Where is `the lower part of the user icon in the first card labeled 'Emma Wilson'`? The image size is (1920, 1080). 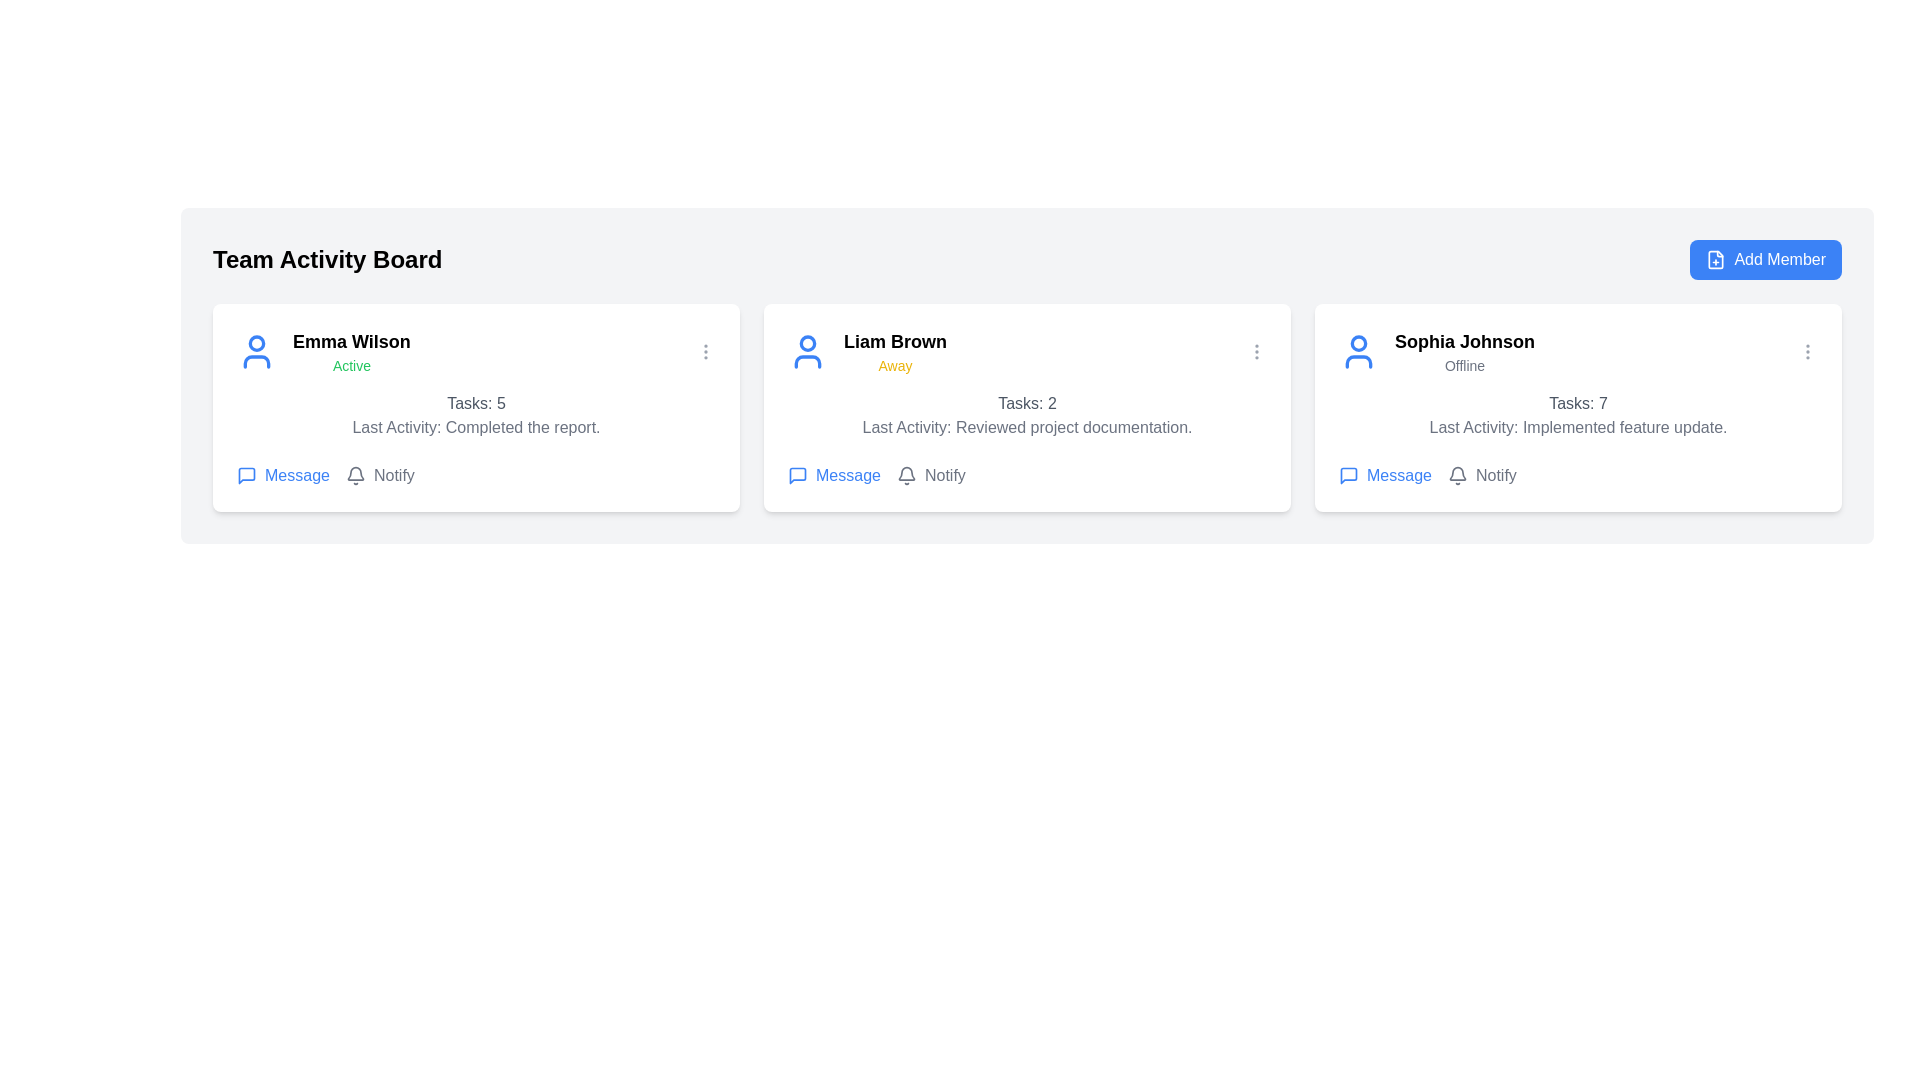 the lower part of the user icon in the first card labeled 'Emma Wilson' is located at coordinates (256, 362).